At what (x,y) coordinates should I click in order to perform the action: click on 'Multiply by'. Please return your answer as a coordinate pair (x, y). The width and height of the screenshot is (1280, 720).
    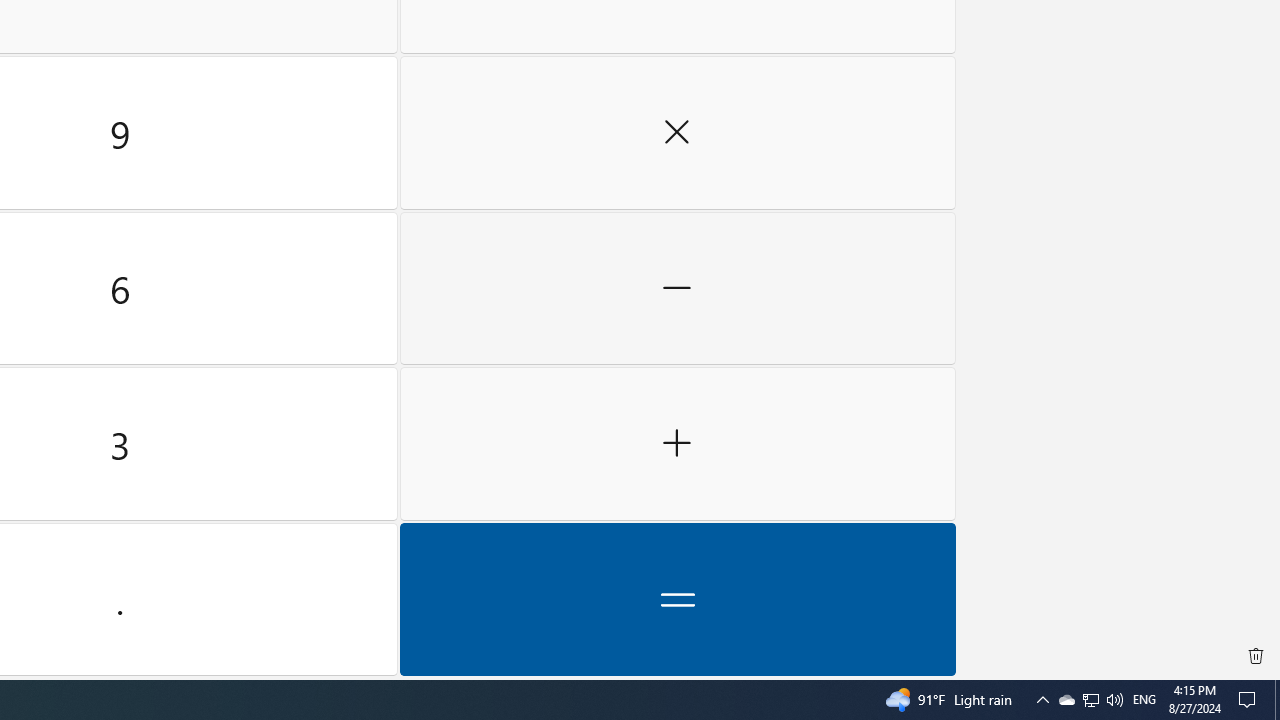
    Looking at the image, I should click on (677, 133).